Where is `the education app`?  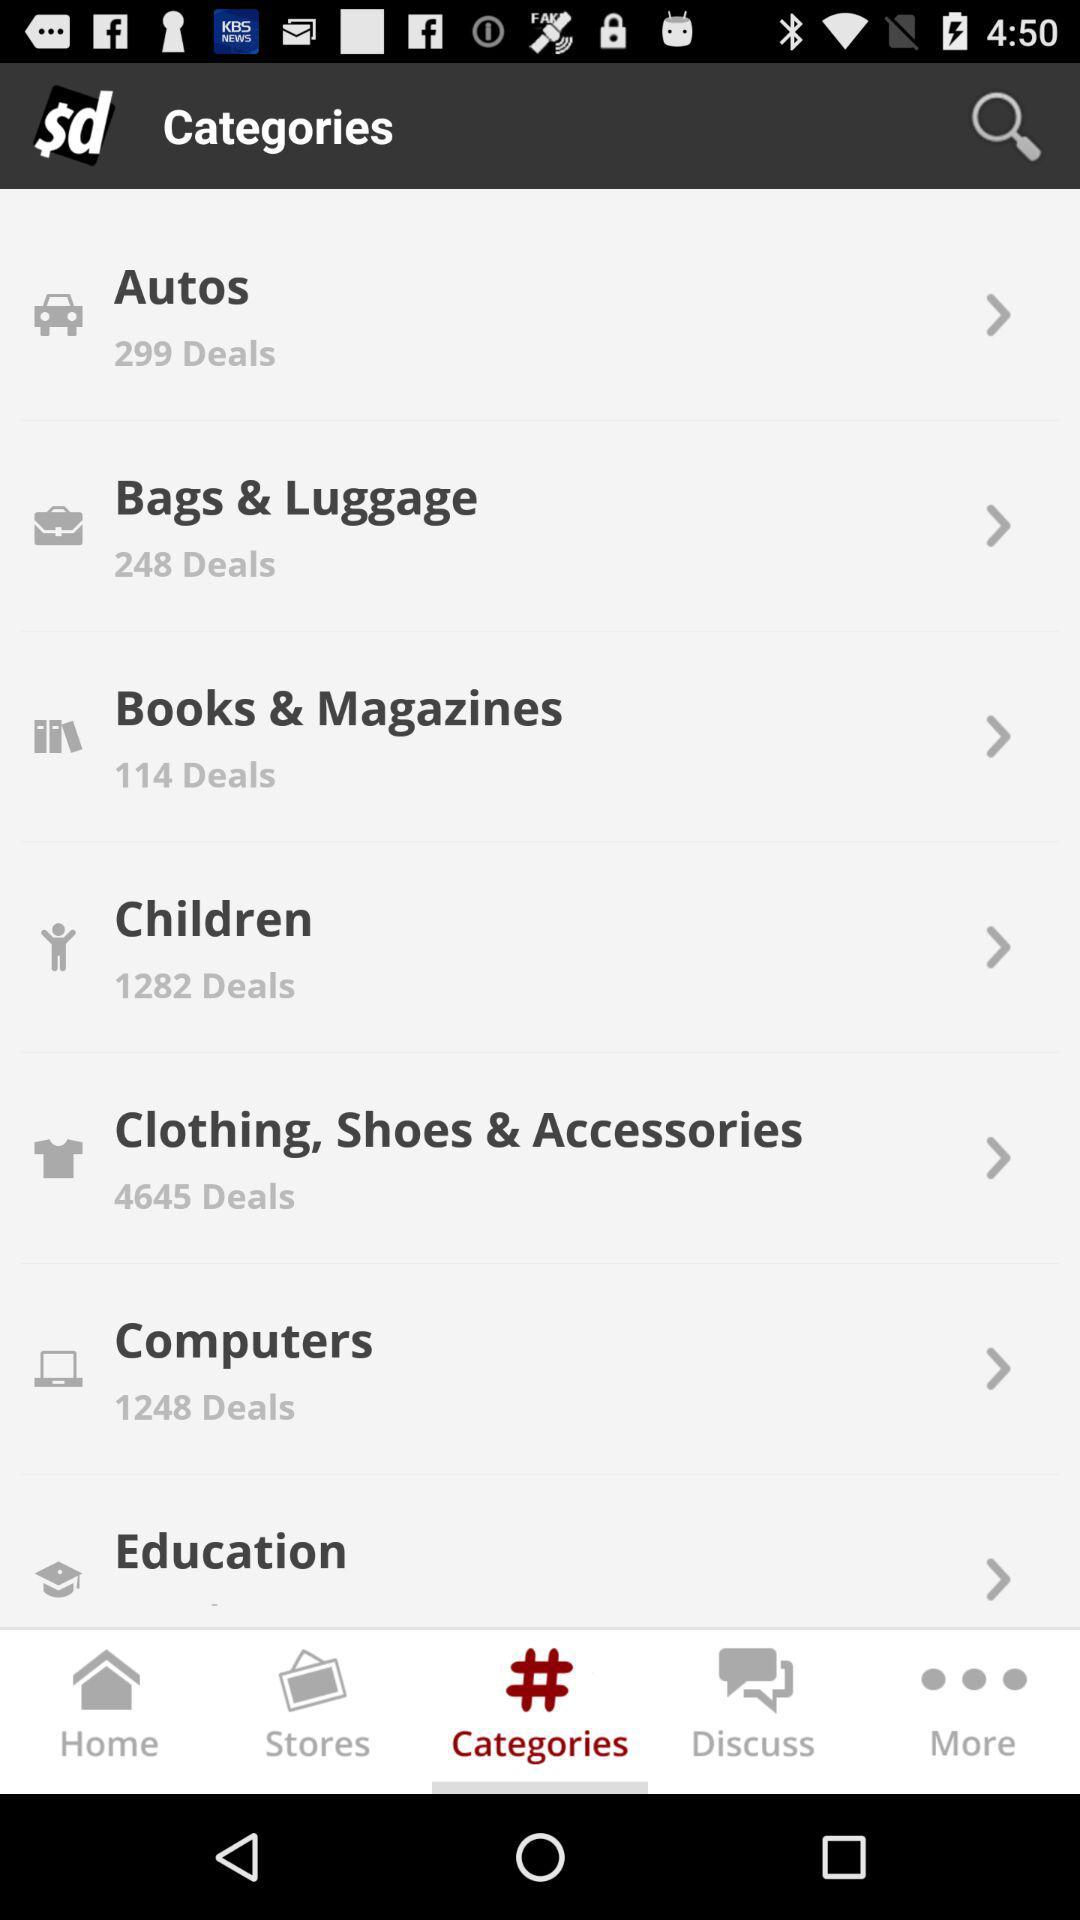 the education app is located at coordinates (230, 1548).